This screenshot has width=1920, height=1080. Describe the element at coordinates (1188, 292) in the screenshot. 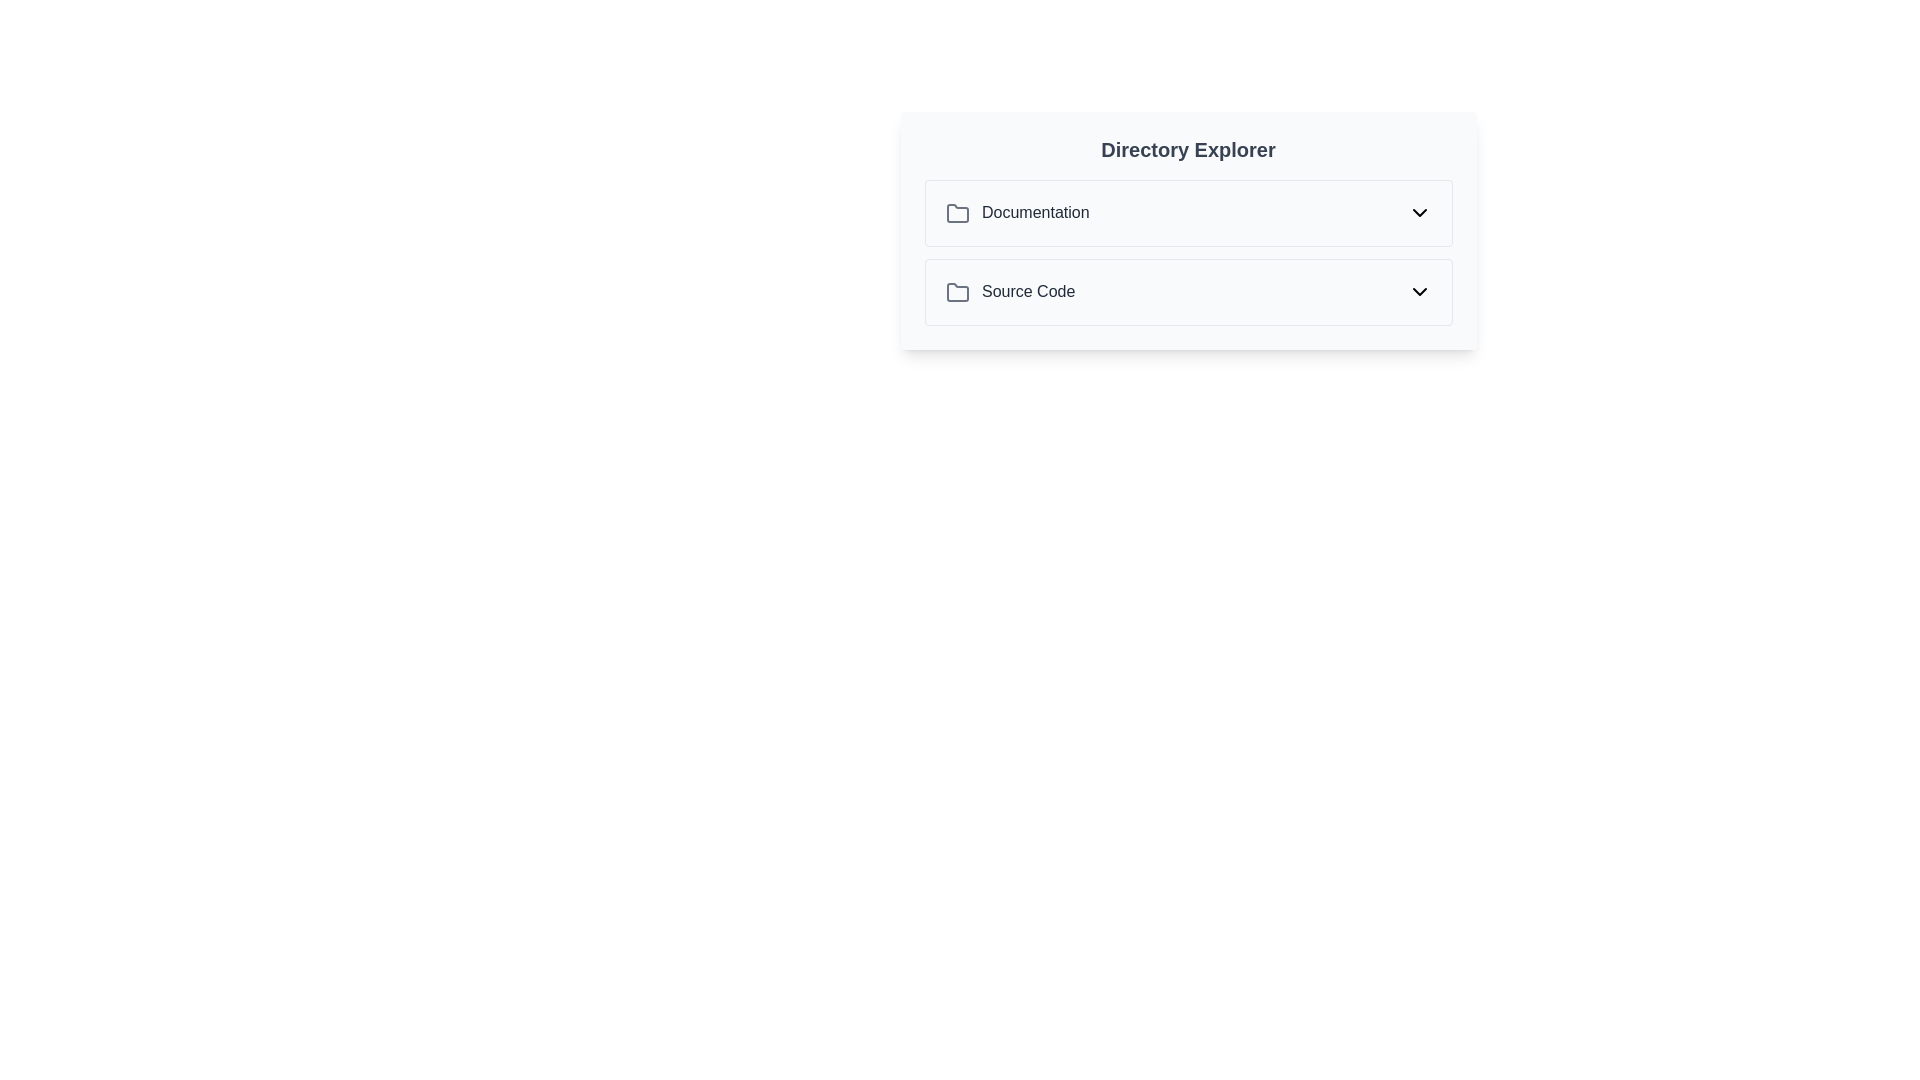

I see `the second list item representing 'Source Code' for keyboard navigation` at that location.